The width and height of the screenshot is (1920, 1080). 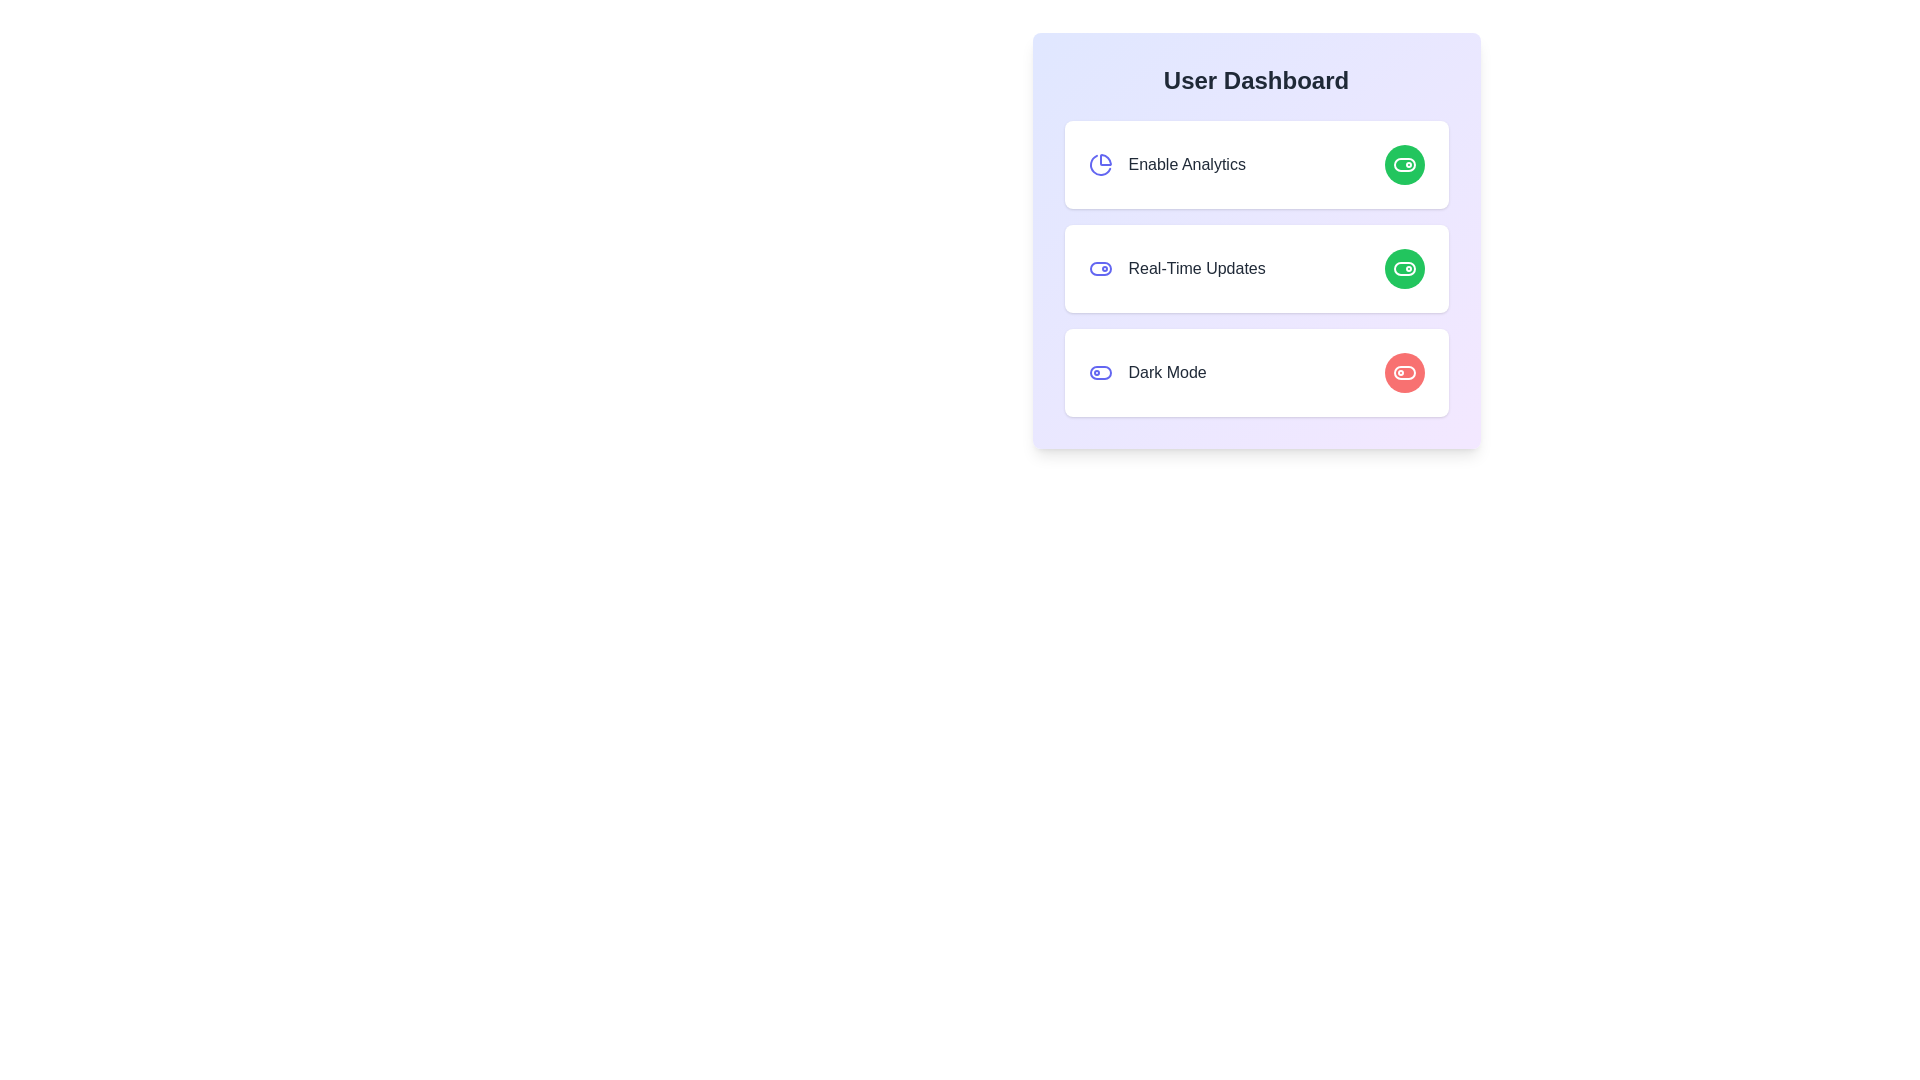 What do you see at coordinates (1403, 268) in the screenshot?
I see `the toggle button located at the bottom-right corner of the 'Real-Time Updates' option in the 'User Dashboard' card` at bounding box center [1403, 268].